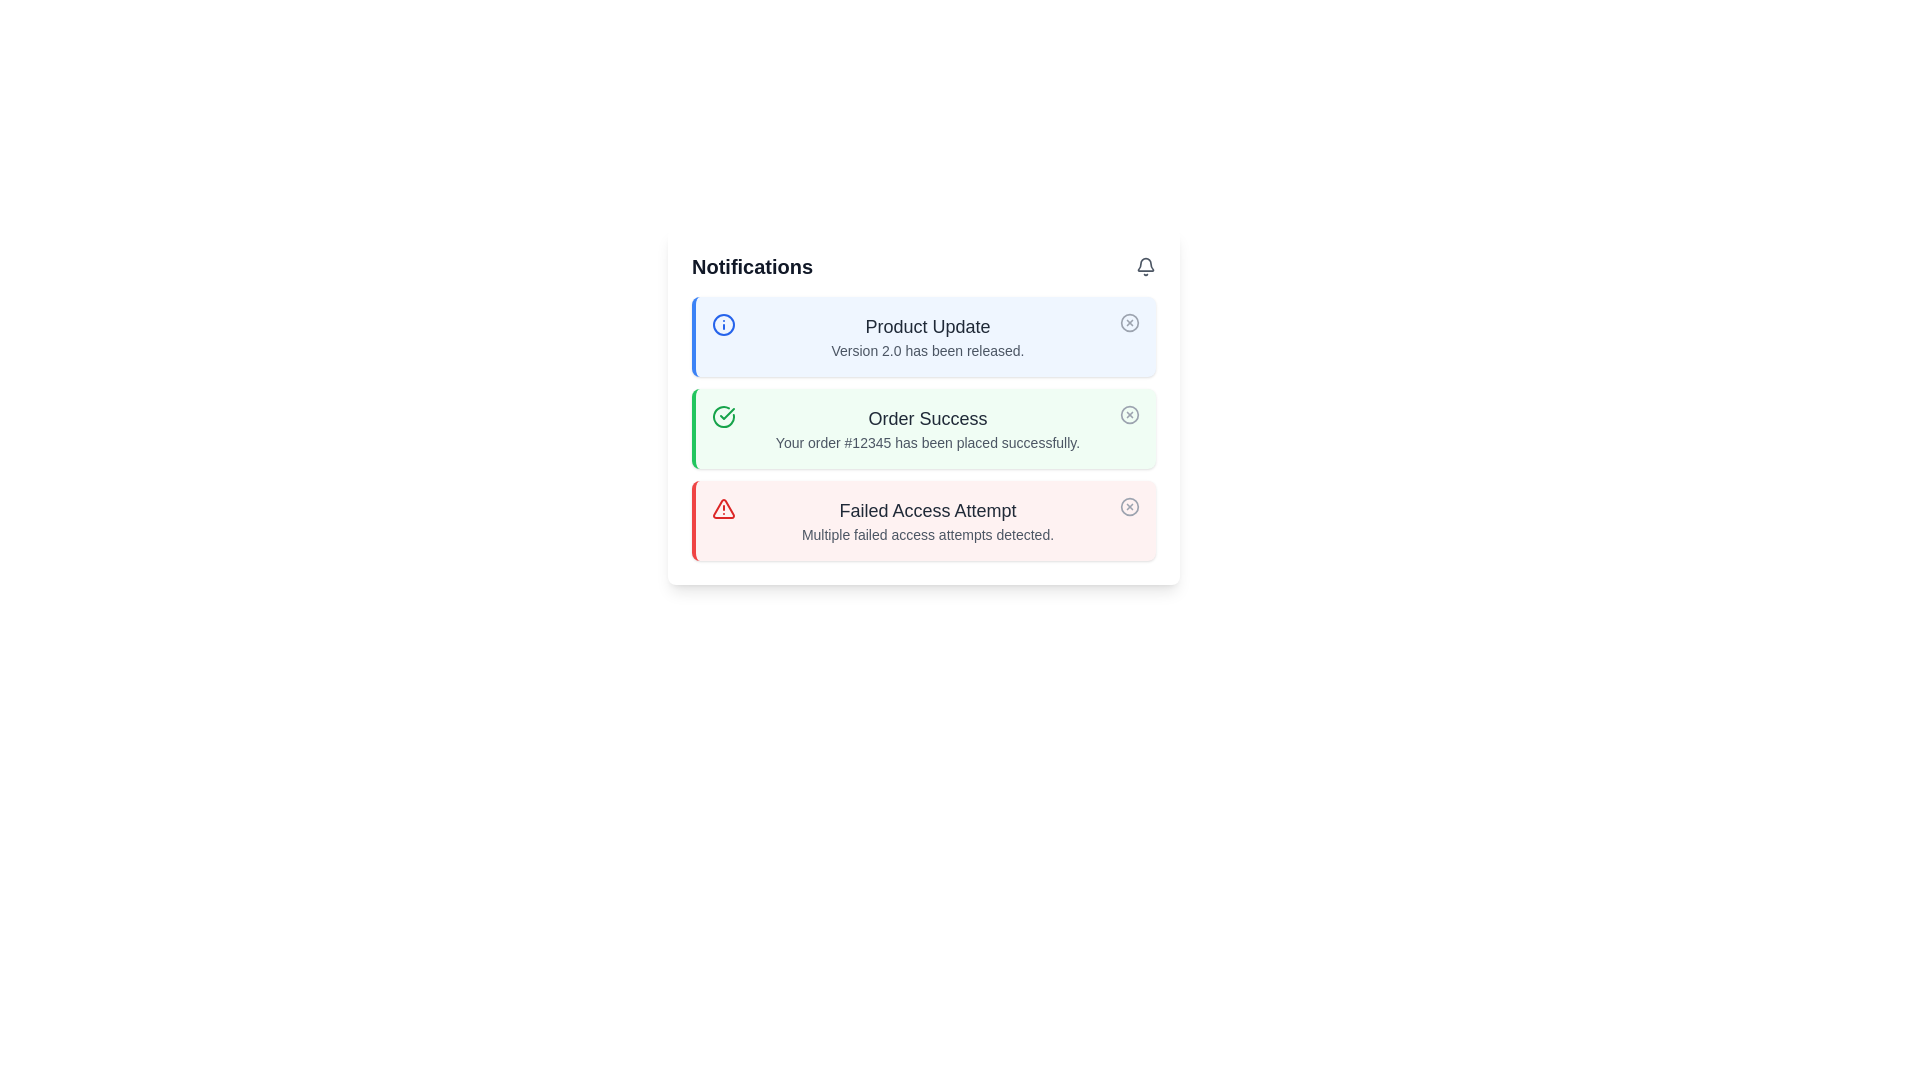  Describe the element at coordinates (926, 335) in the screenshot. I see `notification message indicating a product update release from the Text Block positioned inside a panel with a blue left border and background` at that location.